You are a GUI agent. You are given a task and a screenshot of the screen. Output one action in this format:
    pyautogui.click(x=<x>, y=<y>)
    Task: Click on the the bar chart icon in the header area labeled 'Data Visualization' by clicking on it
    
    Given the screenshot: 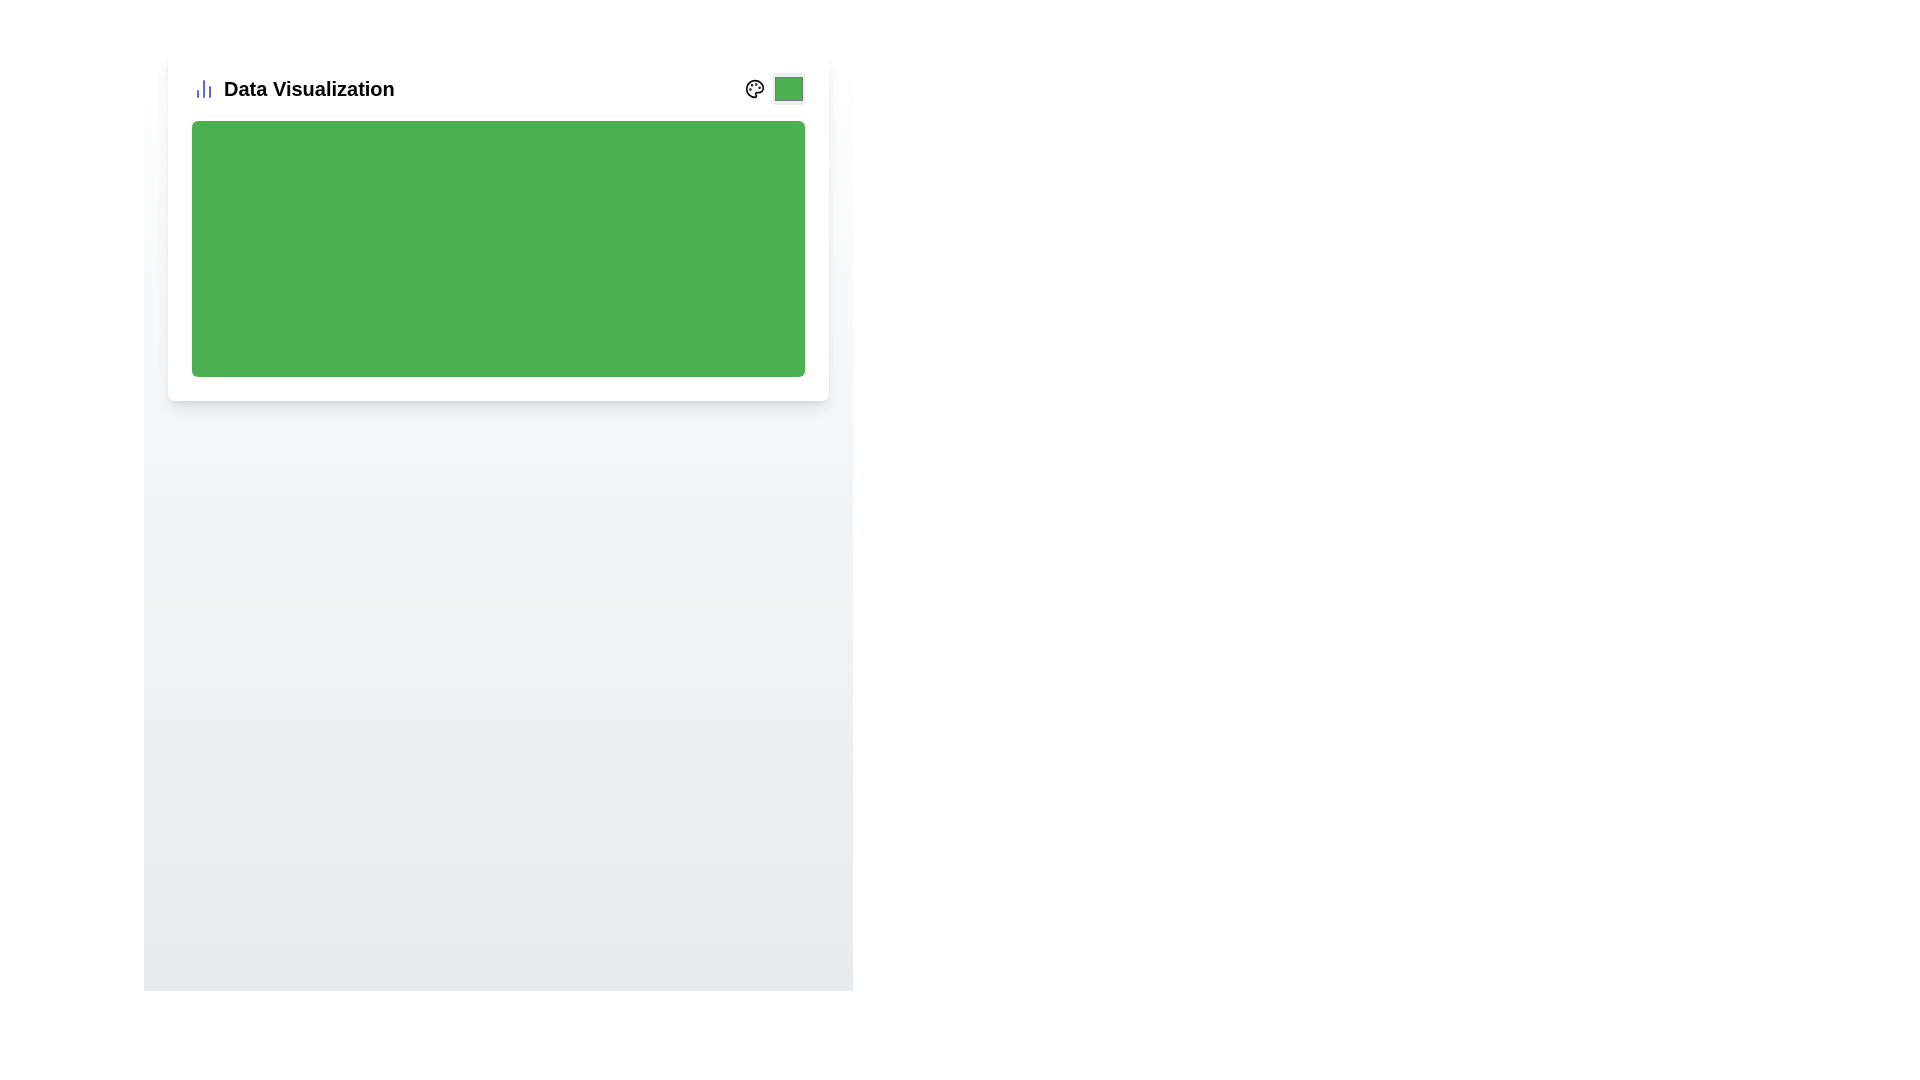 What is the action you would take?
    pyautogui.click(x=203, y=87)
    